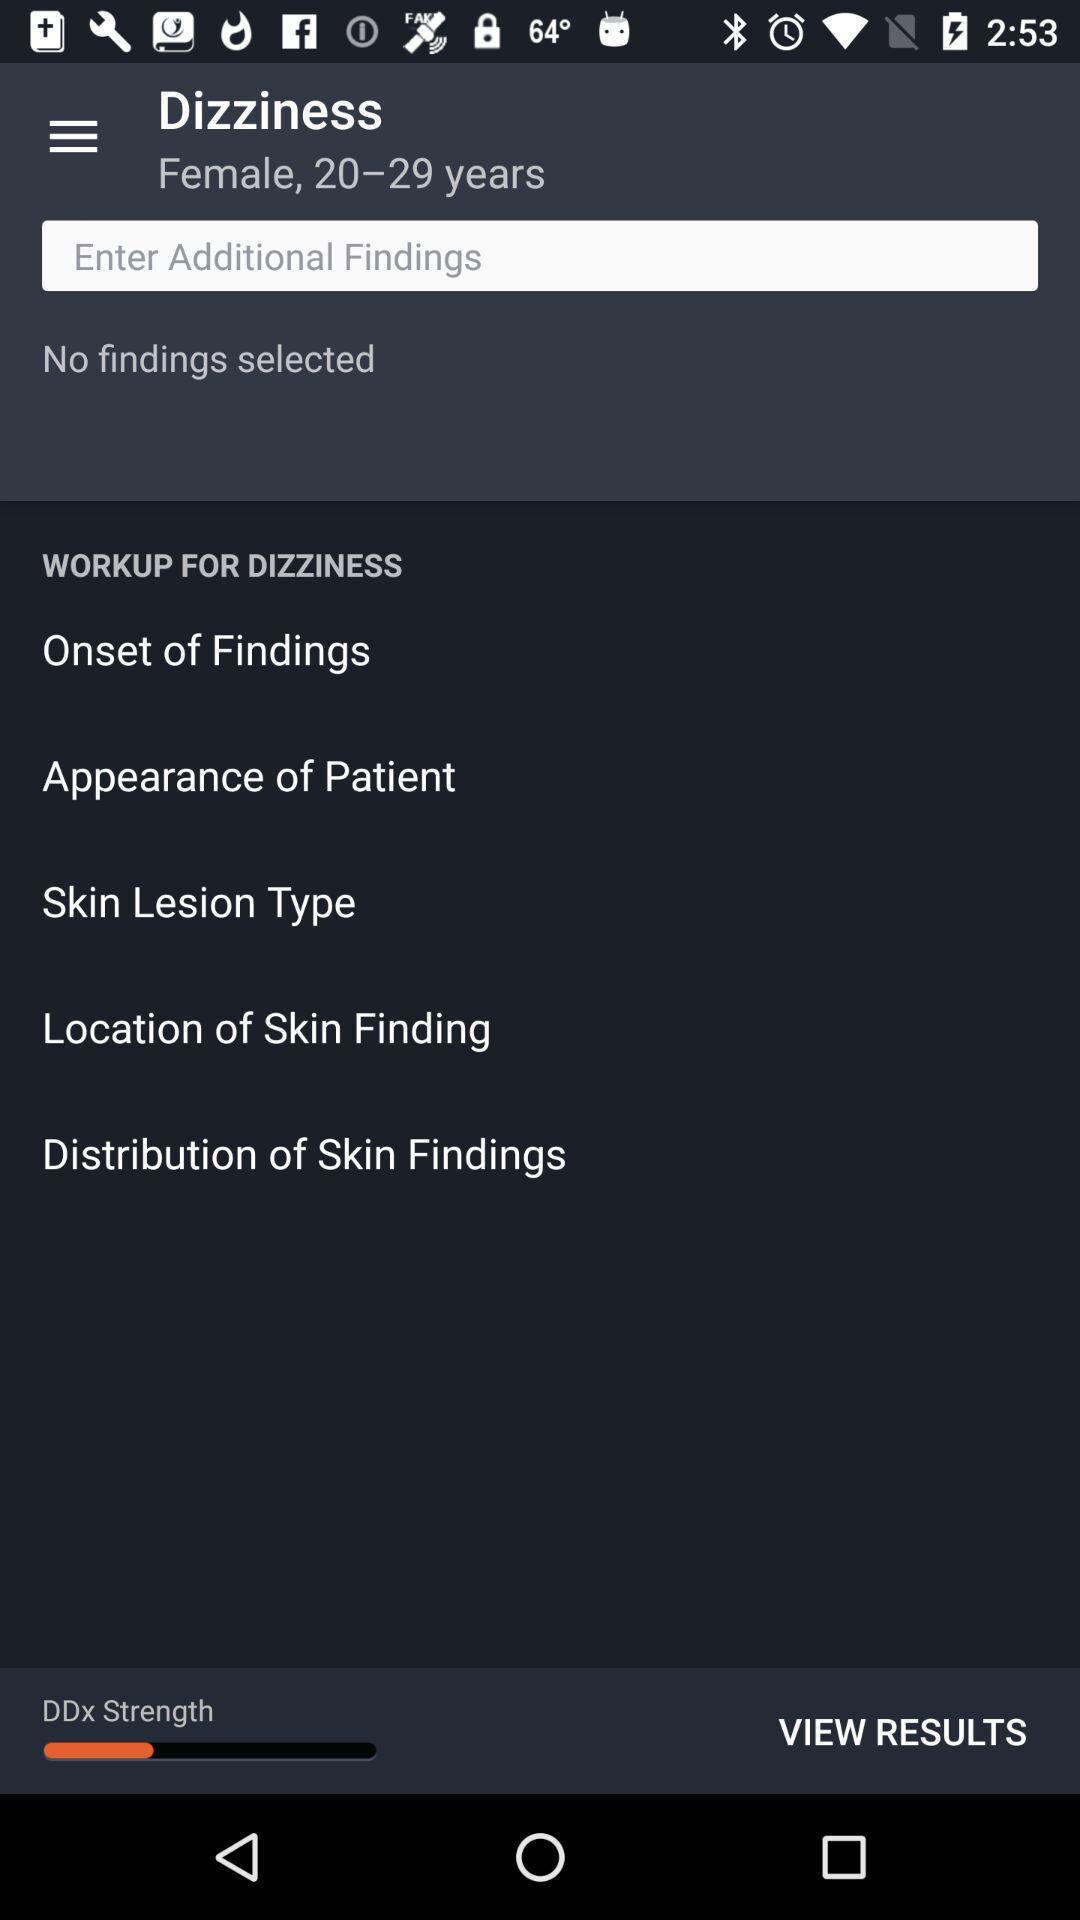  What do you see at coordinates (540, 899) in the screenshot?
I see `skin lesion type item` at bounding box center [540, 899].